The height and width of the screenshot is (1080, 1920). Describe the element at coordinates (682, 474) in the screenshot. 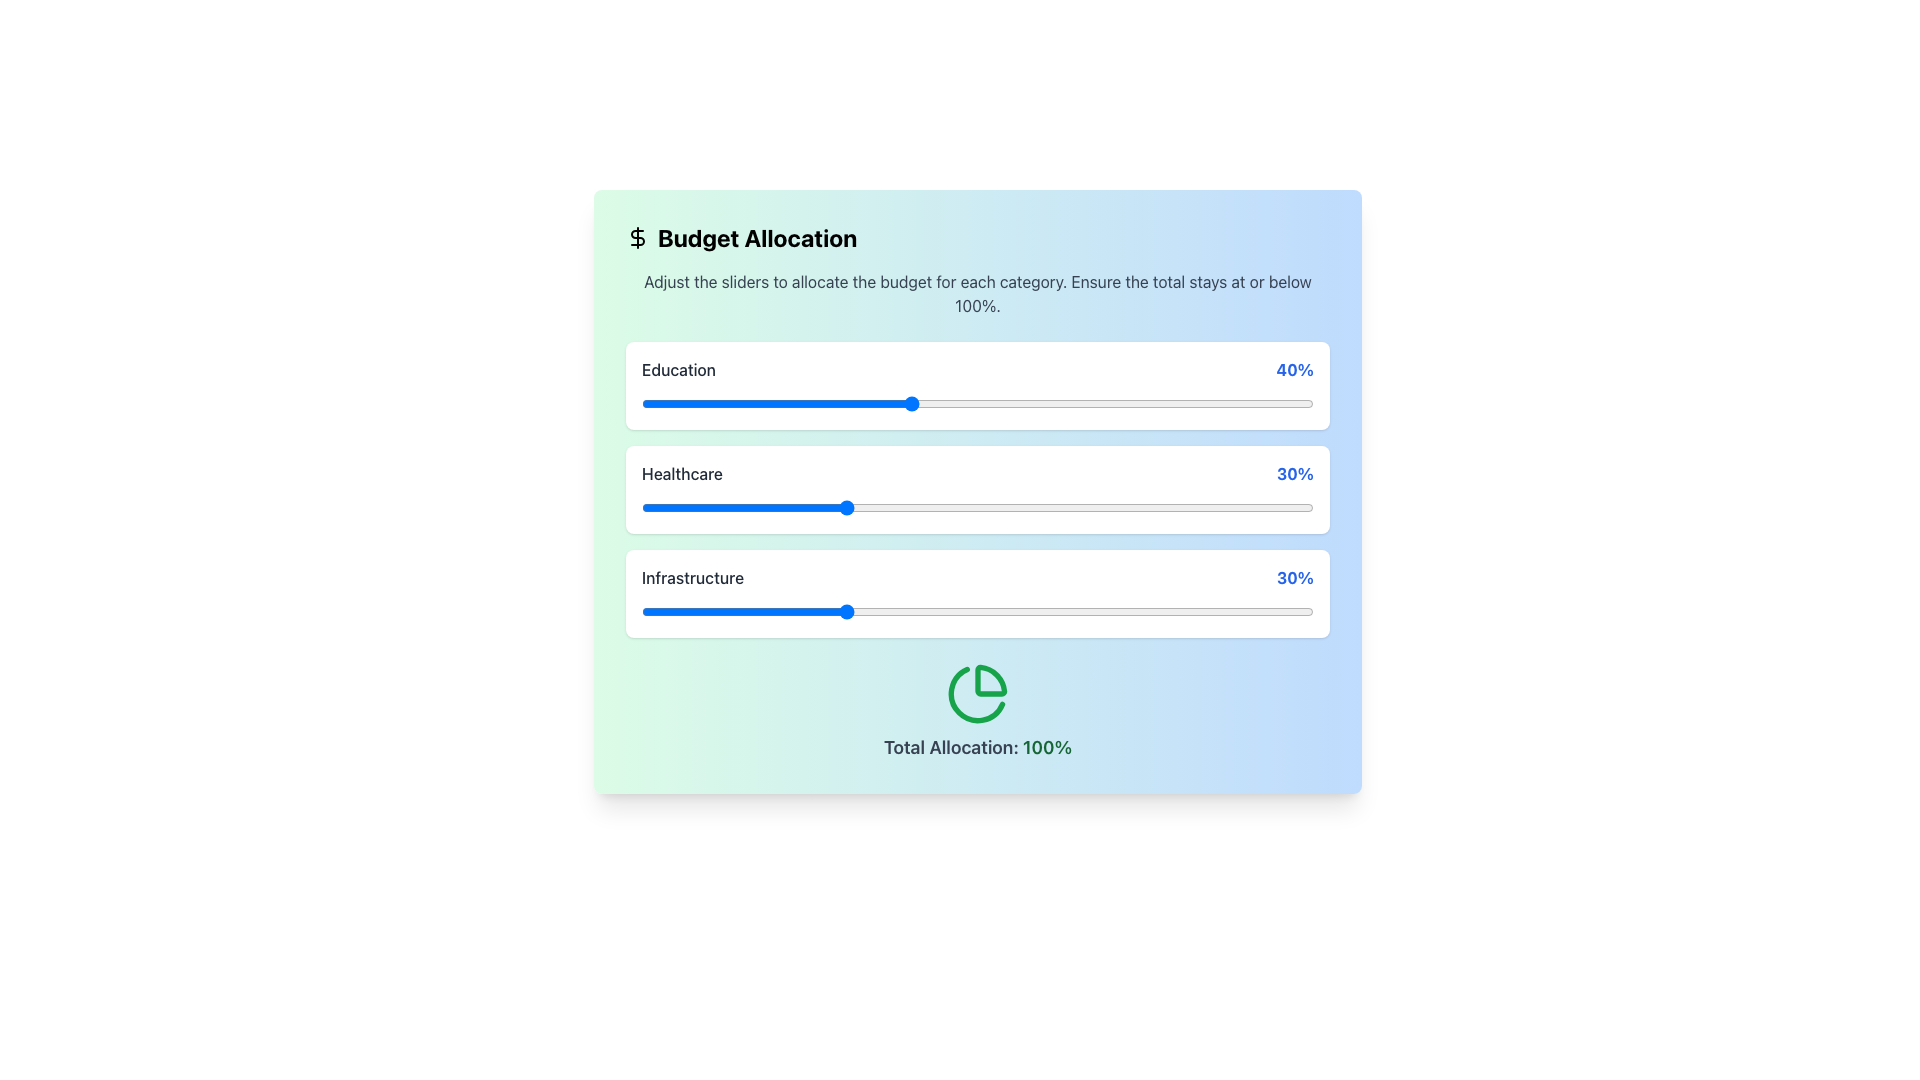

I see `the 'Healthcare' budget allocation text label, which is positioned to the left of the progress bar and percentage value '30%', located in the second entry of the vertical list of budget categories` at that location.